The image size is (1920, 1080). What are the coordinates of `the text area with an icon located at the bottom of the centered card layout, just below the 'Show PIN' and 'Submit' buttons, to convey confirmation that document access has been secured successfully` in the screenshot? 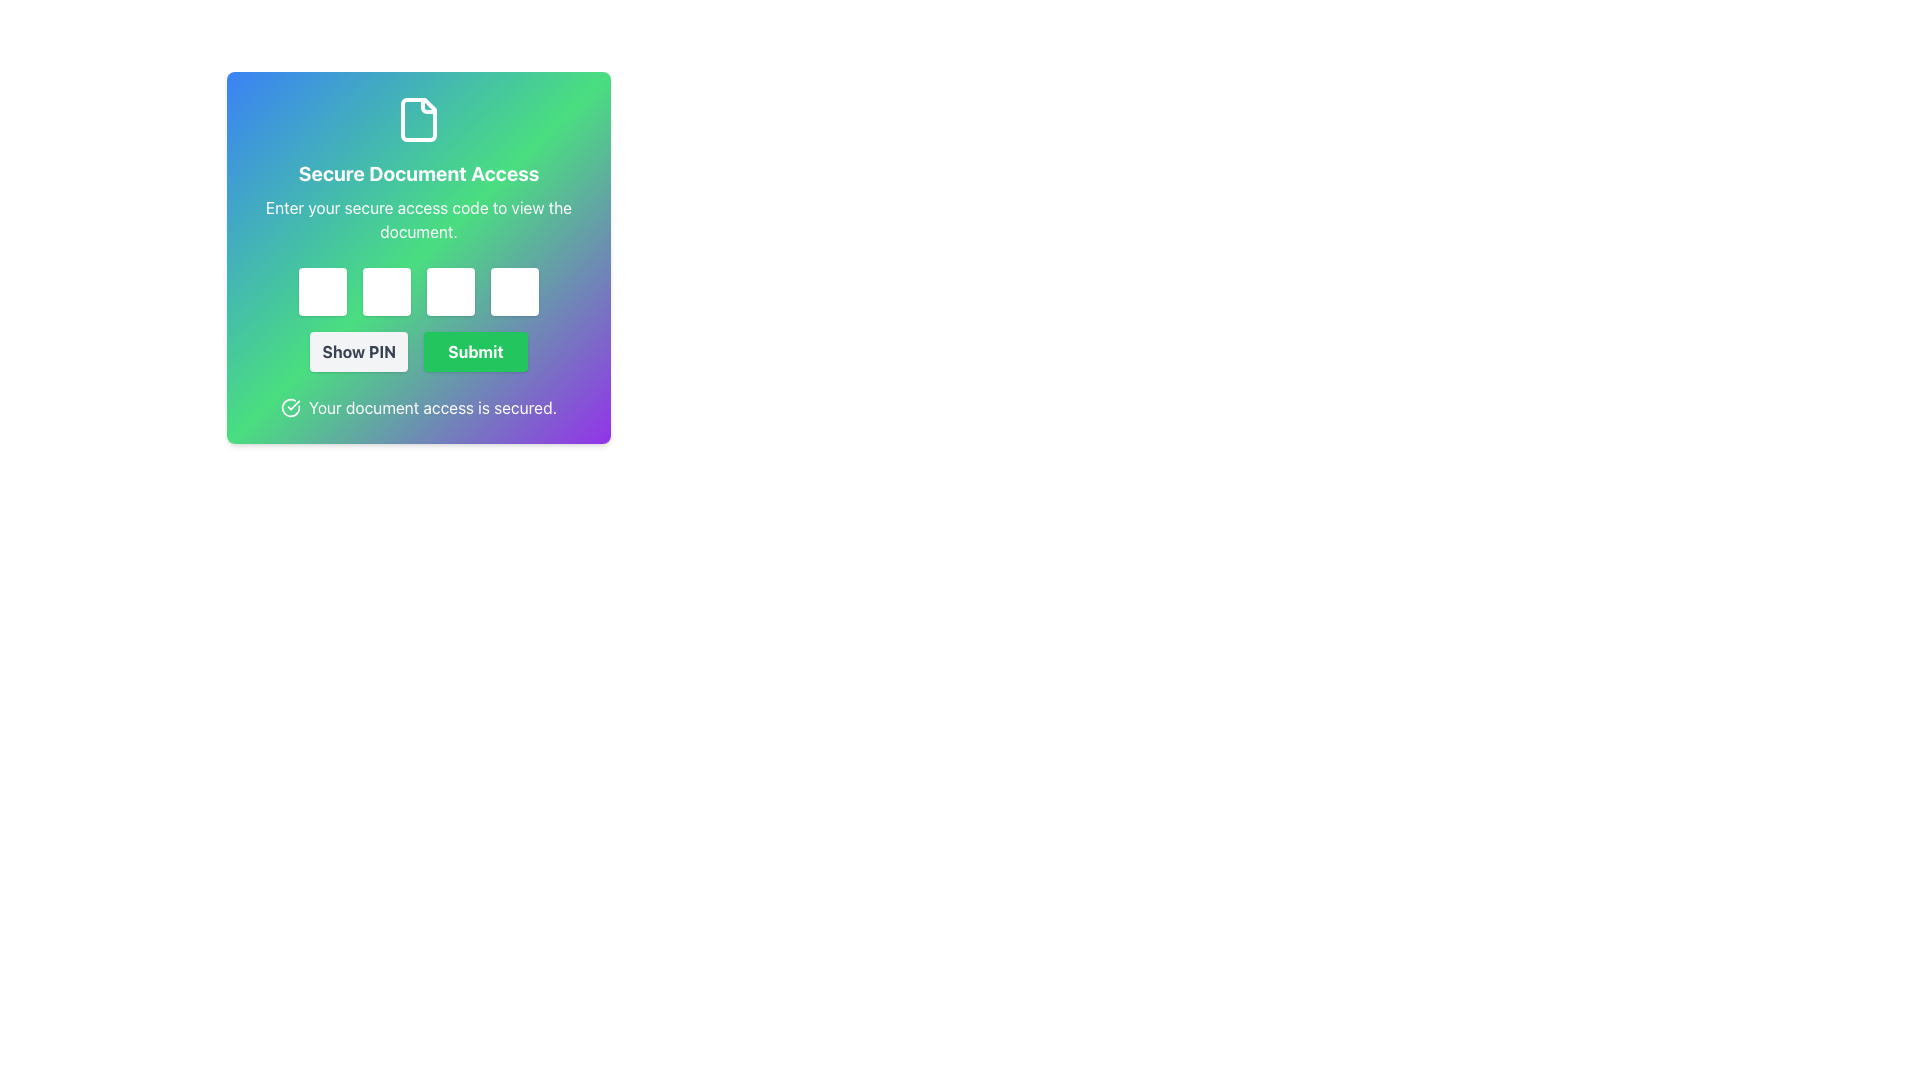 It's located at (417, 407).